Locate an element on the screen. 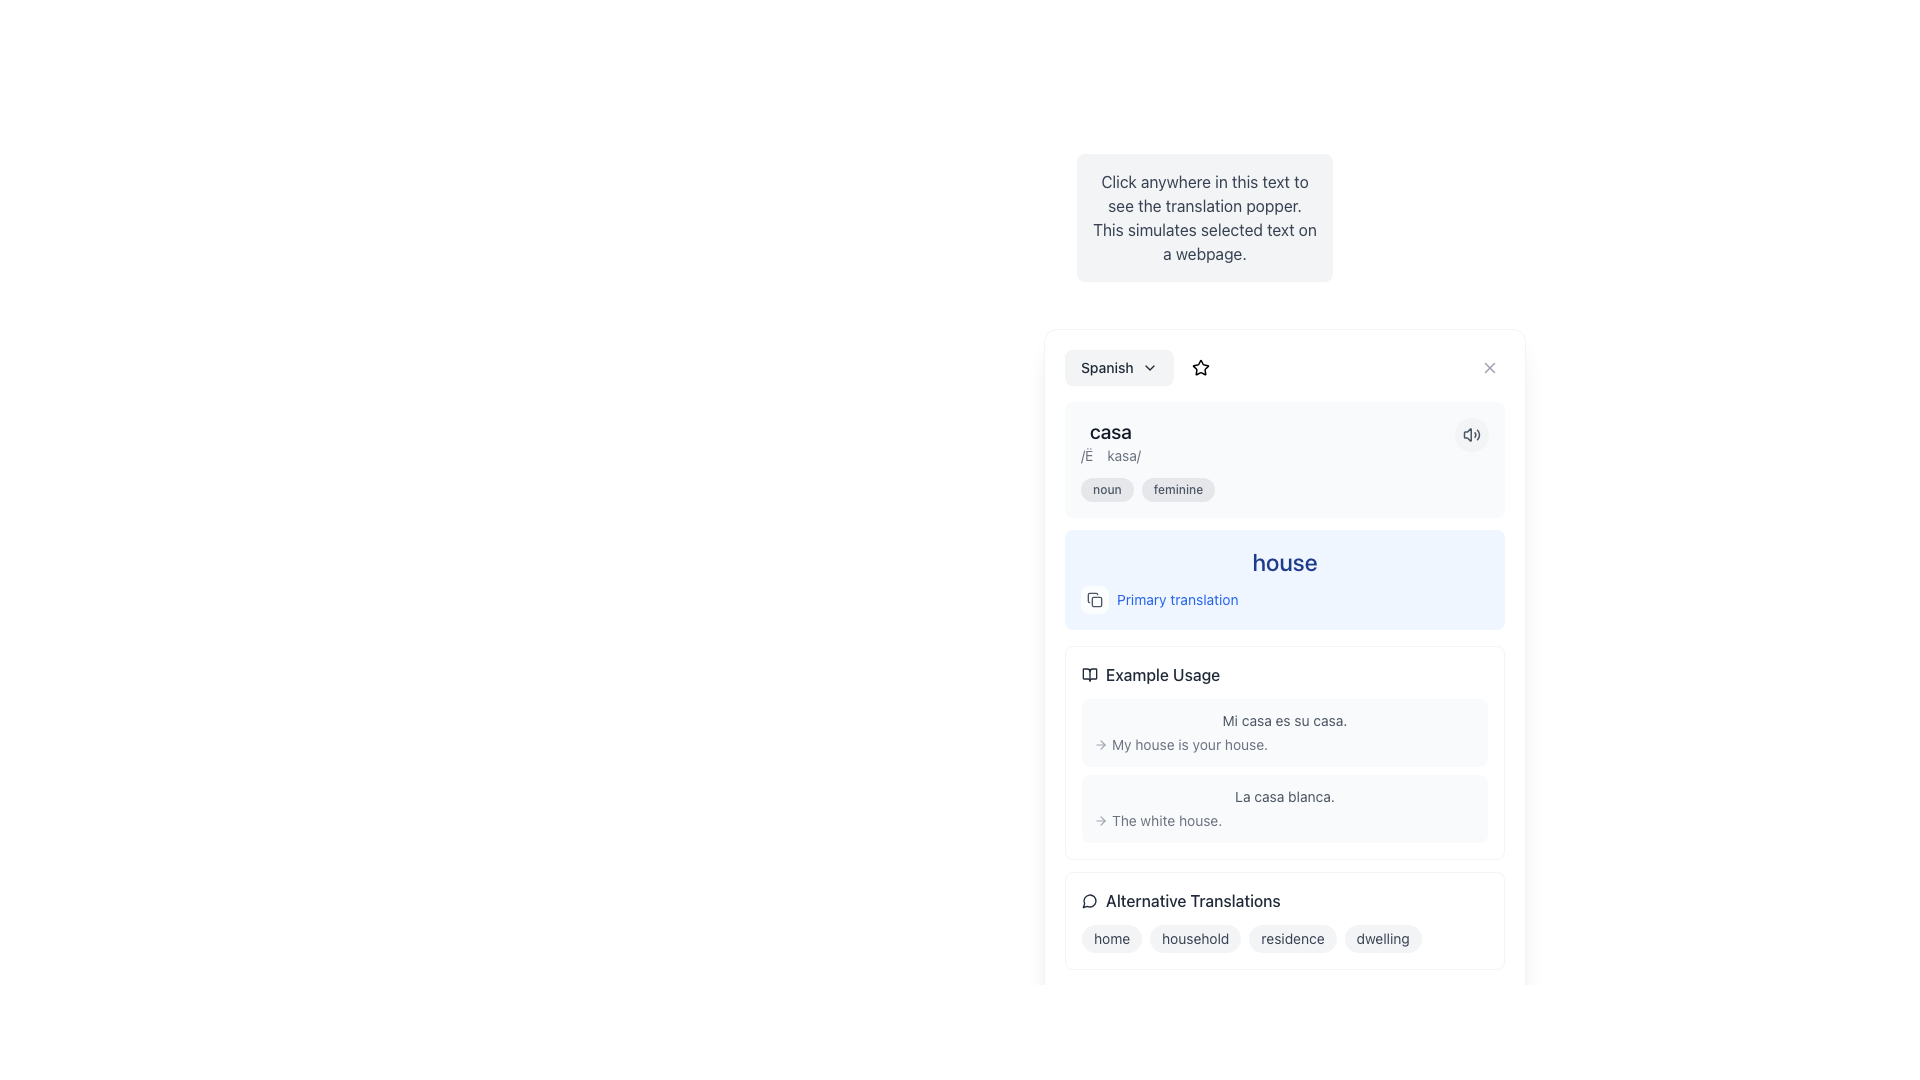 The width and height of the screenshot is (1920, 1080). the small gray rightward arrow icon located before the text 'The white house' is located at coordinates (1099, 821).